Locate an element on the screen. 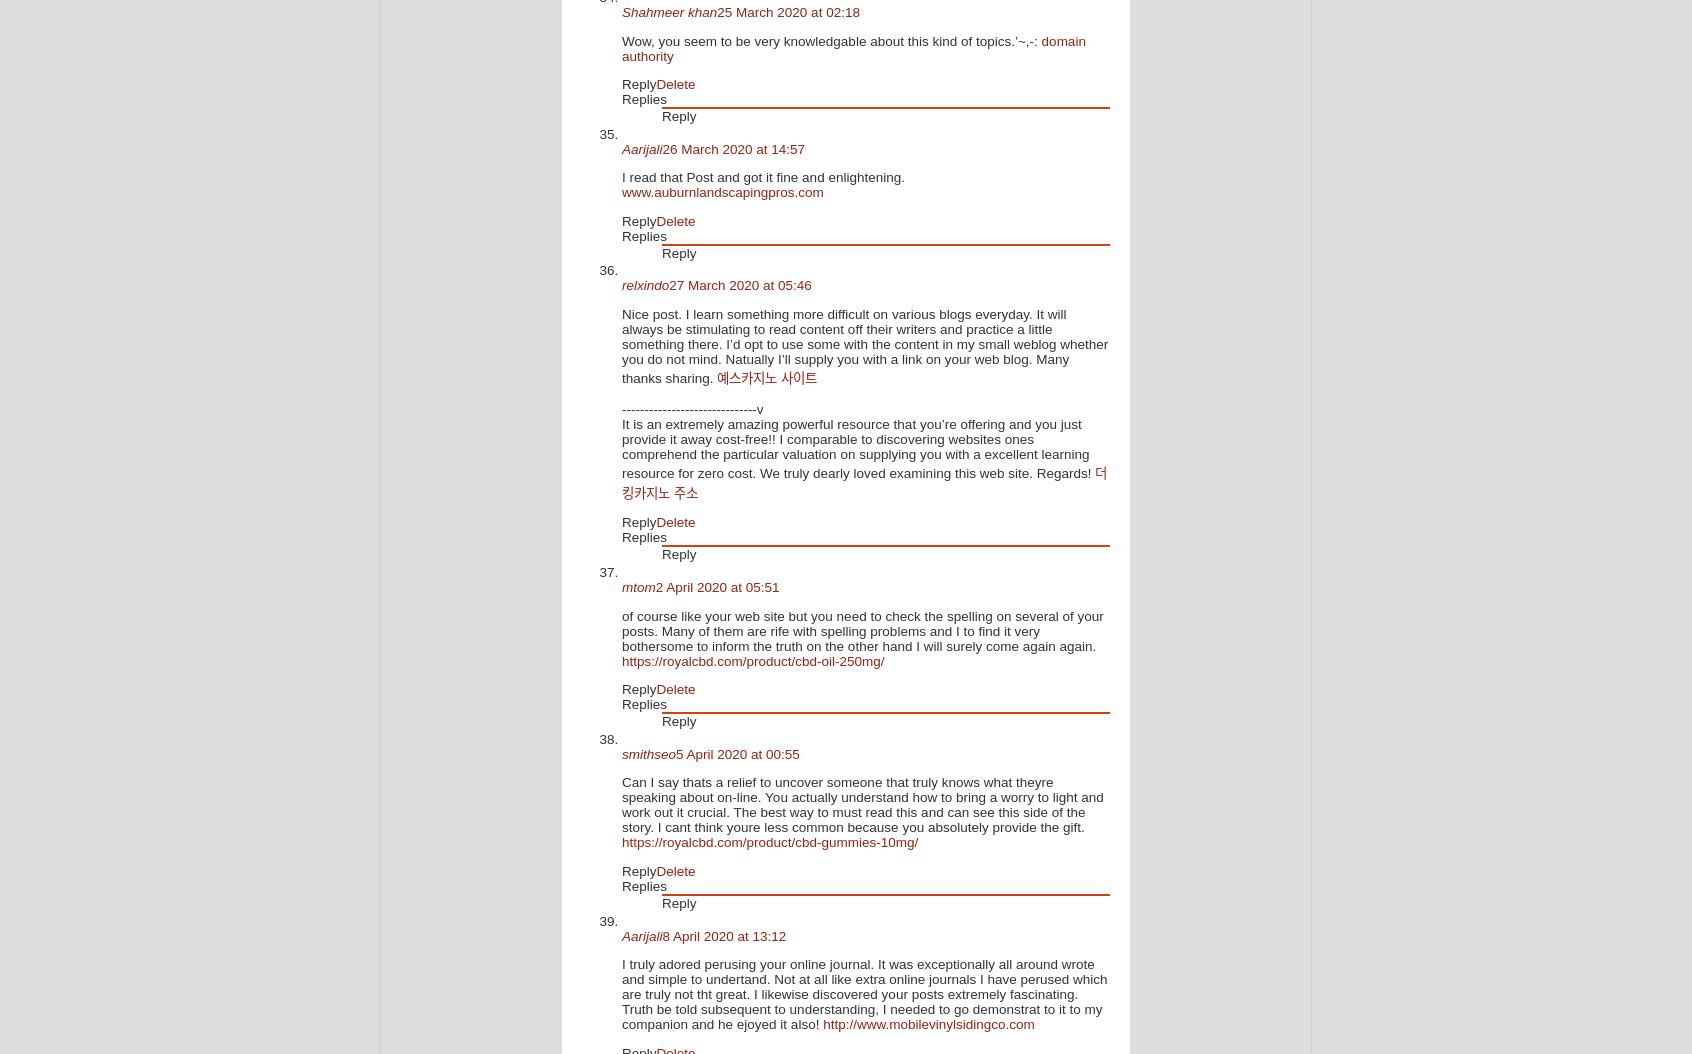 This screenshot has width=1692, height=1054. '5 April 2020 at 00:55' is located at coordinates (736, 753).